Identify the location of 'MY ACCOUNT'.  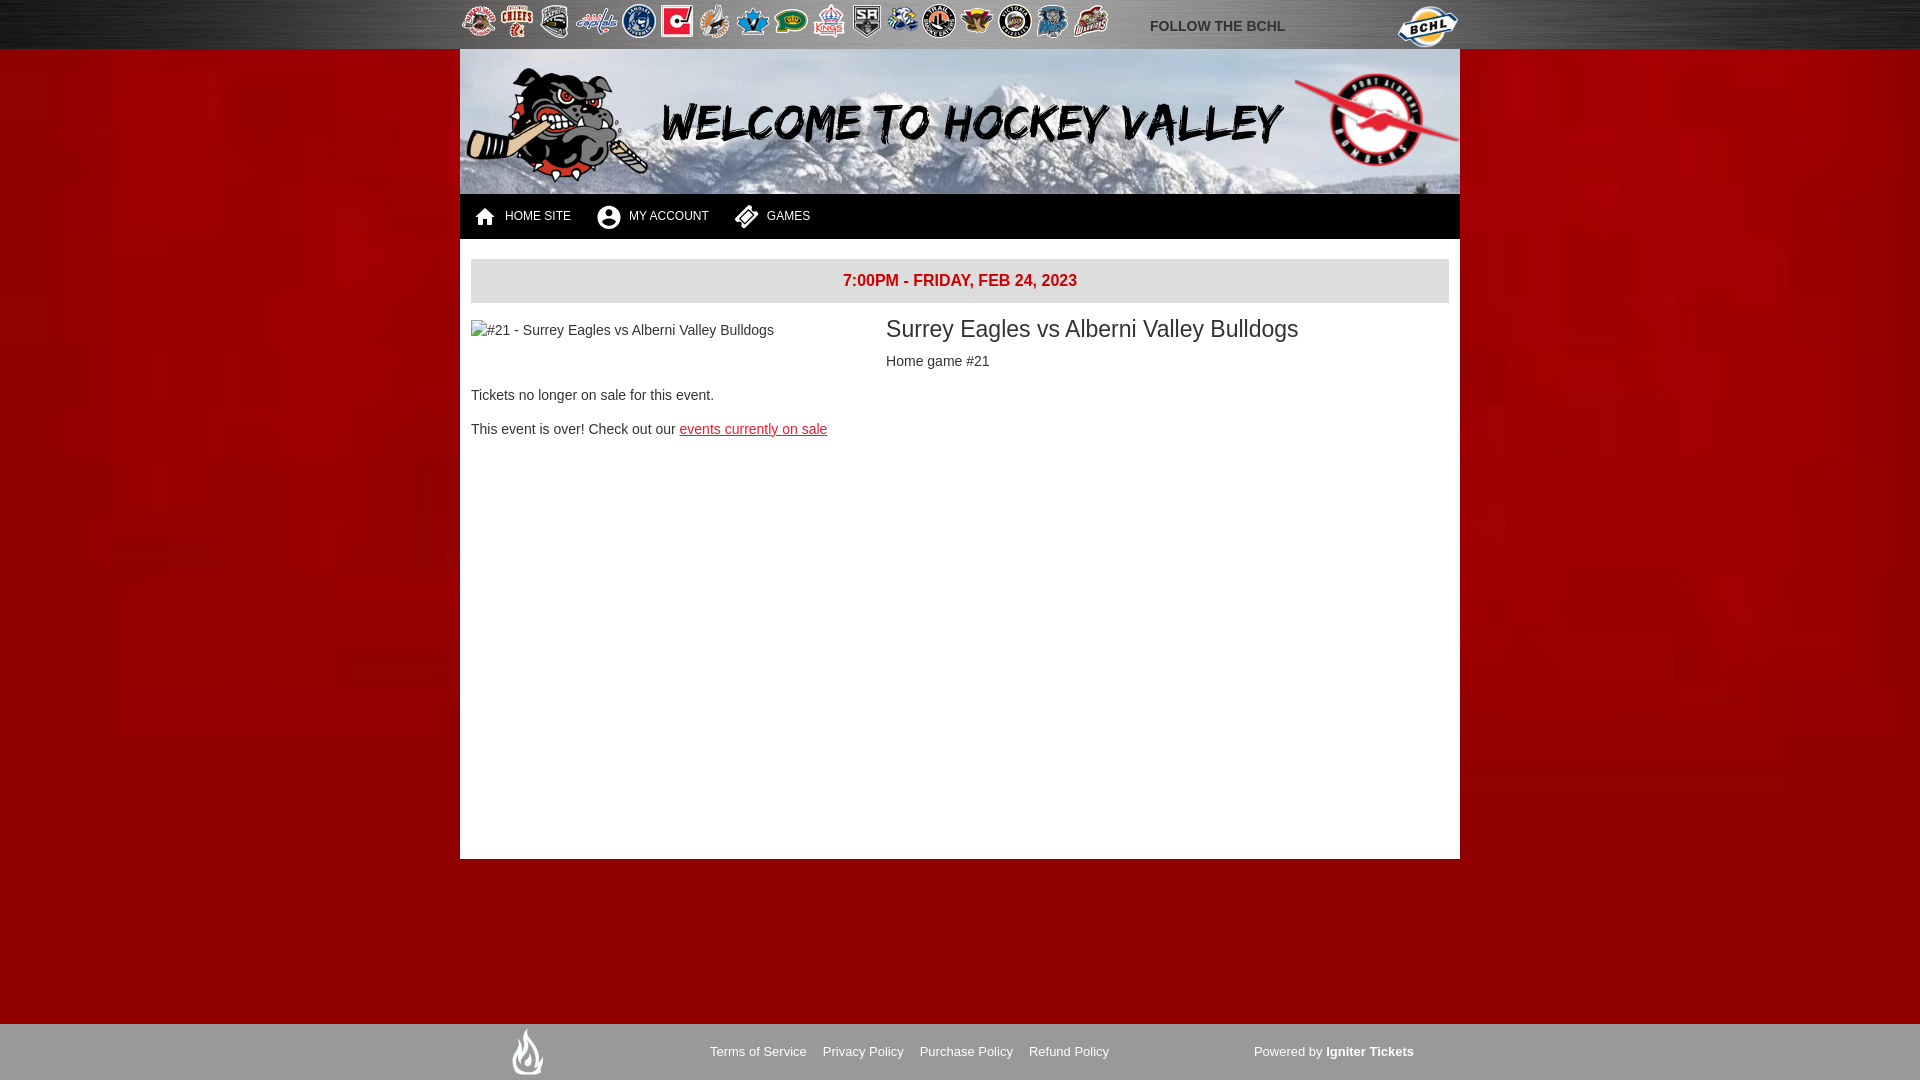
(583, 216).